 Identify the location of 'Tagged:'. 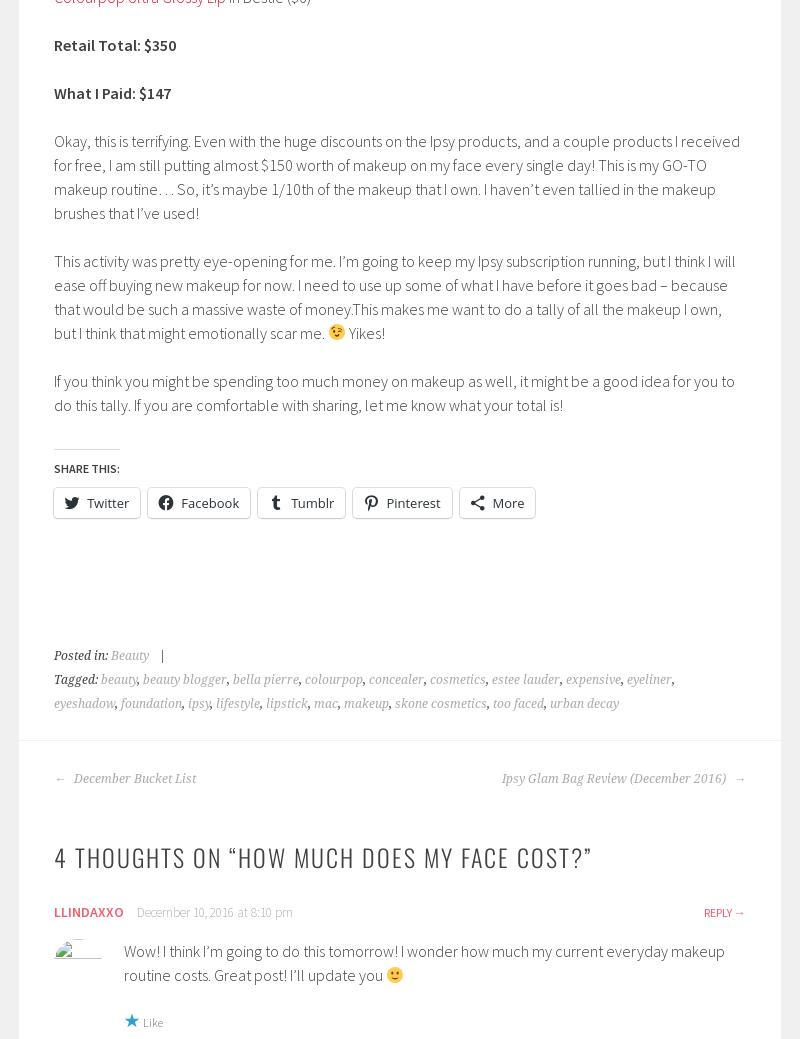
(77, 678).